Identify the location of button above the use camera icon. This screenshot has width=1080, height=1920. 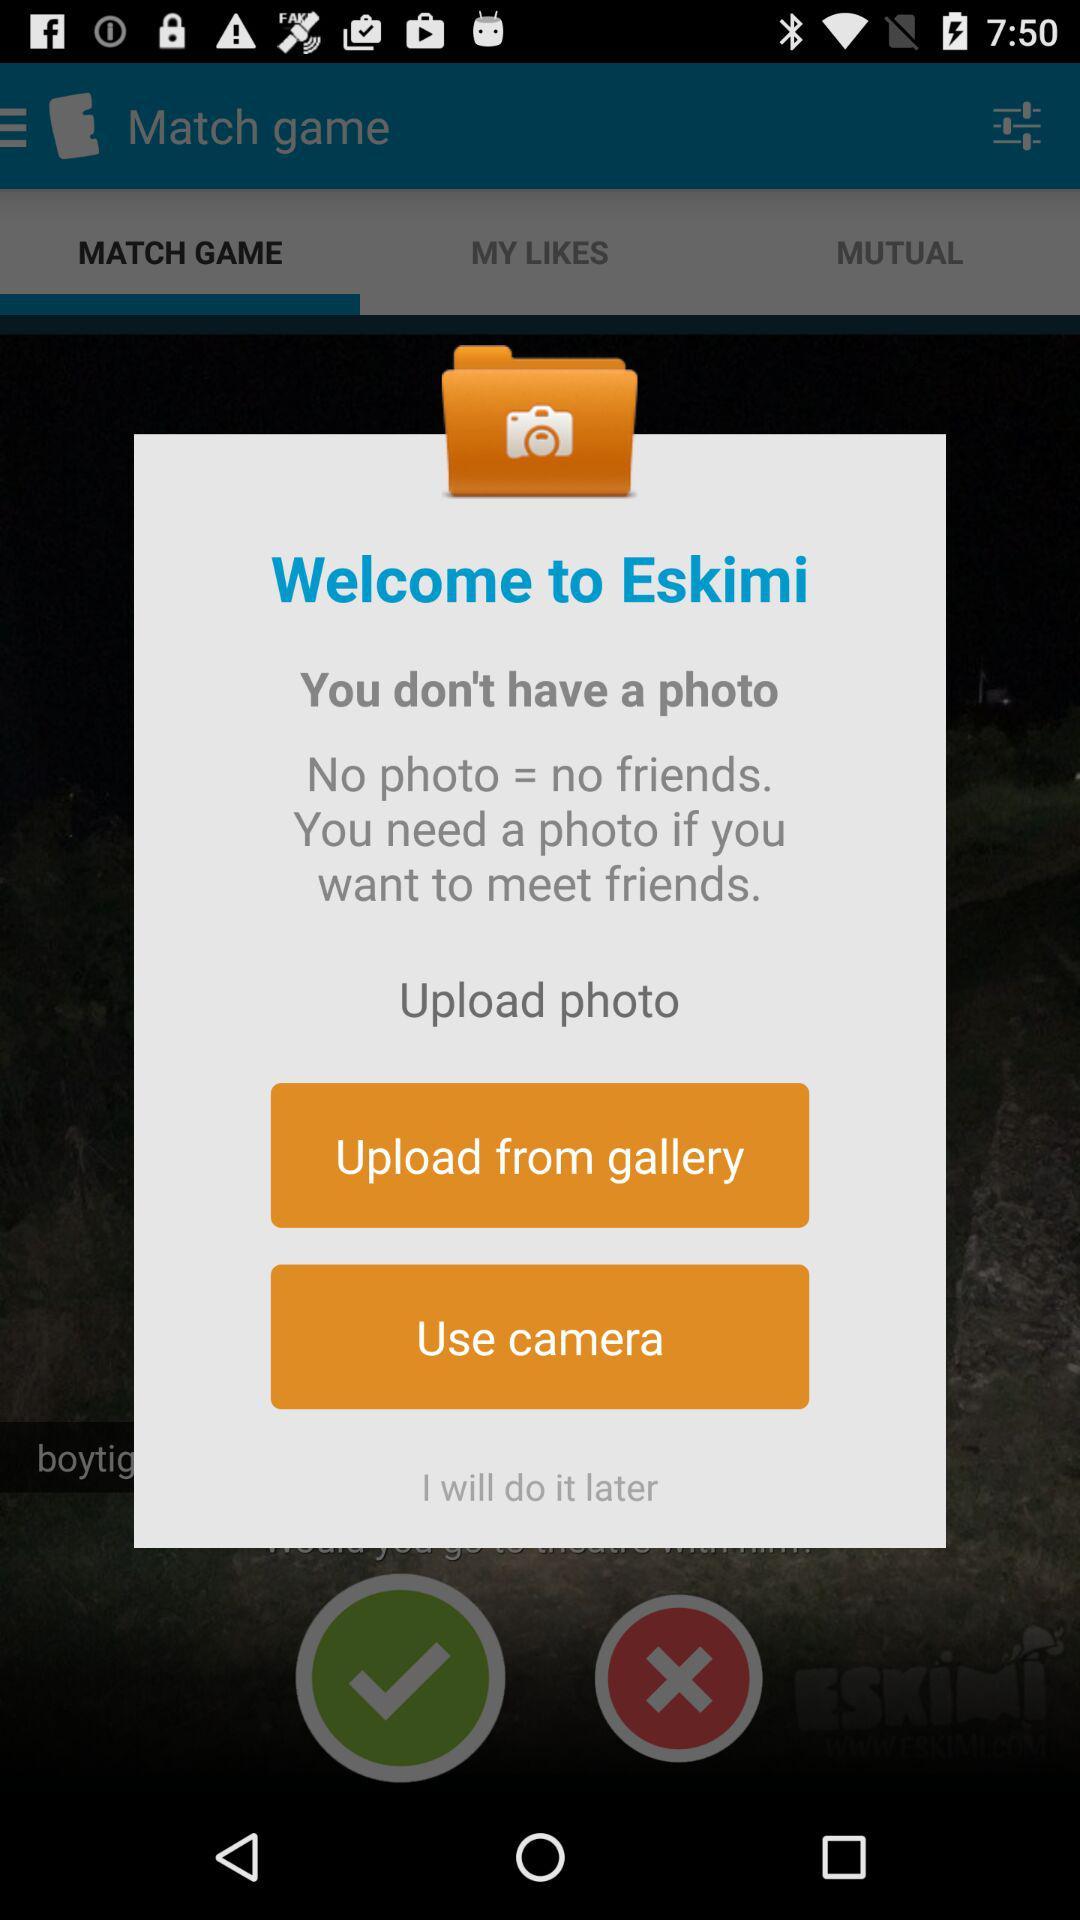
(540, 1155).